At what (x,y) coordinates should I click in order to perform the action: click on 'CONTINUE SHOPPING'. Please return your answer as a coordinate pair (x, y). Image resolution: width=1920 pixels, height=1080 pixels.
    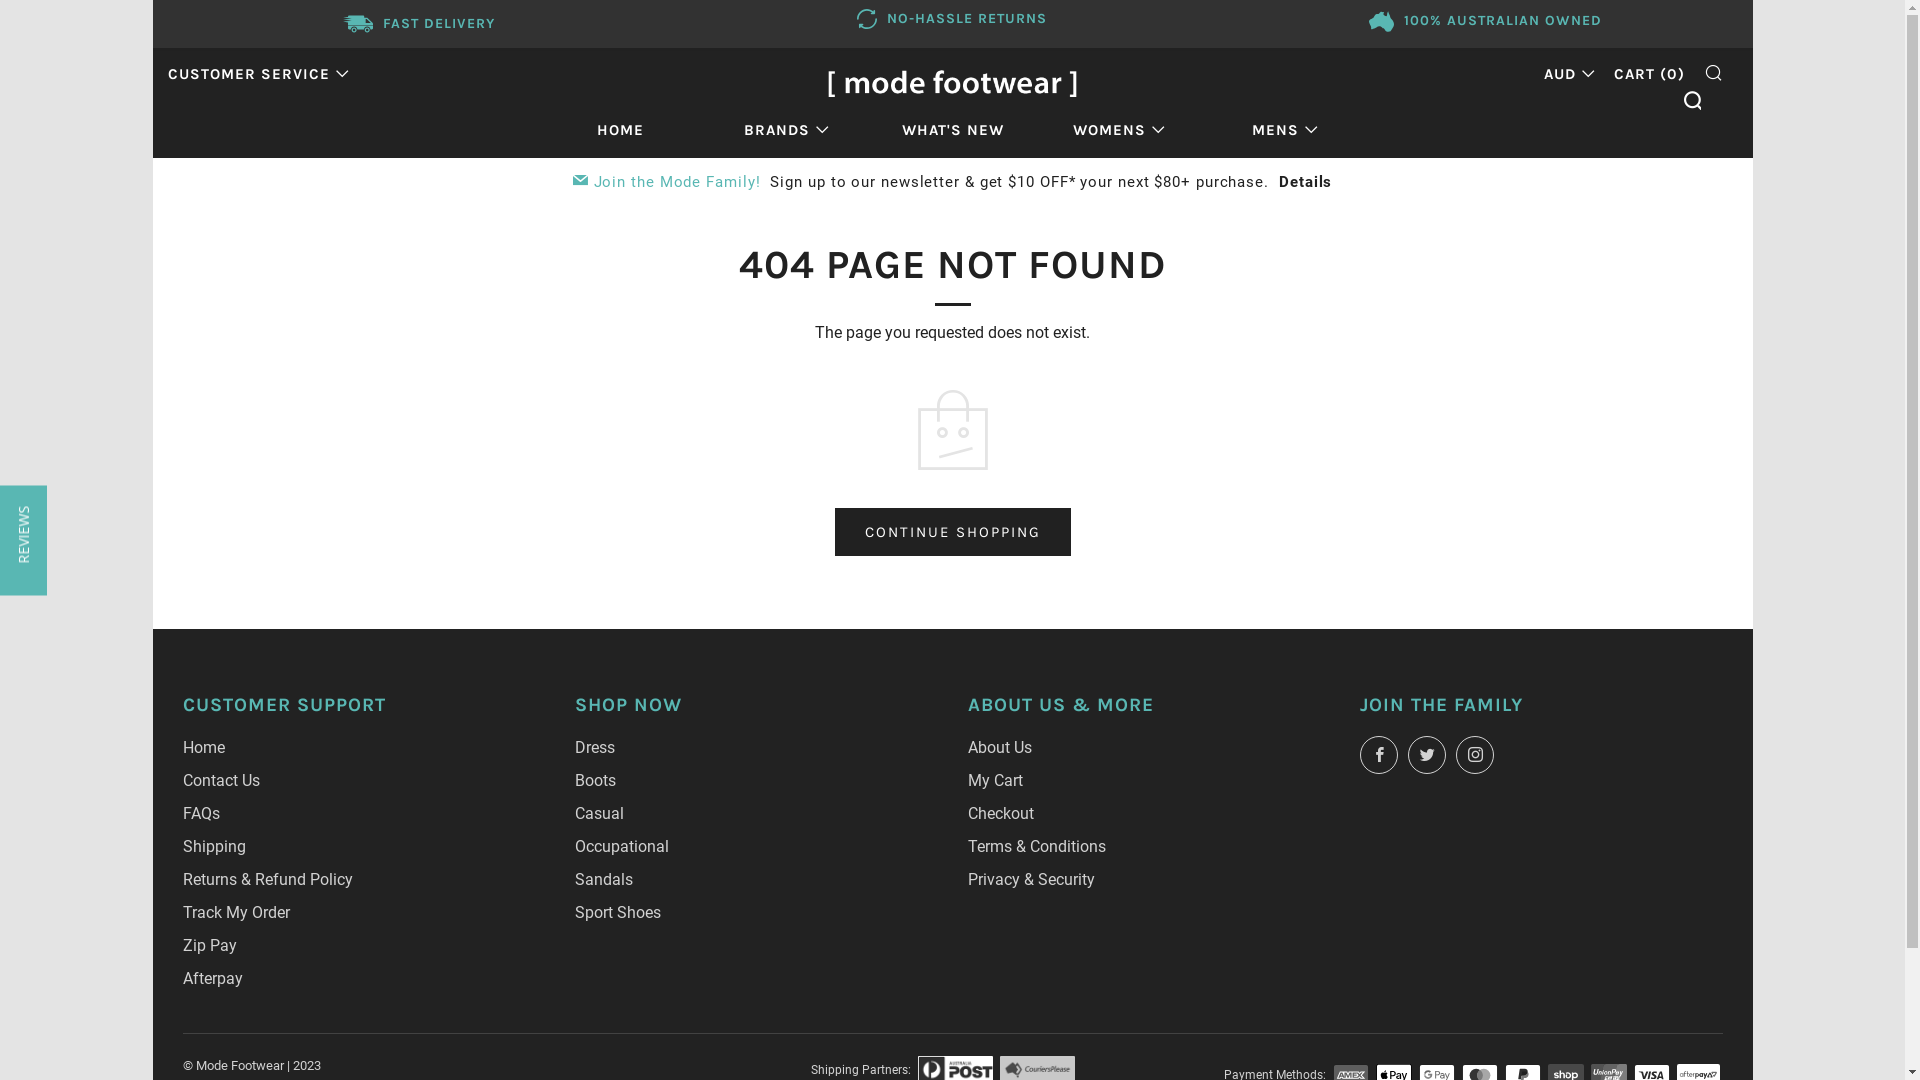
    Looking at the image, I should click on (950, 531).